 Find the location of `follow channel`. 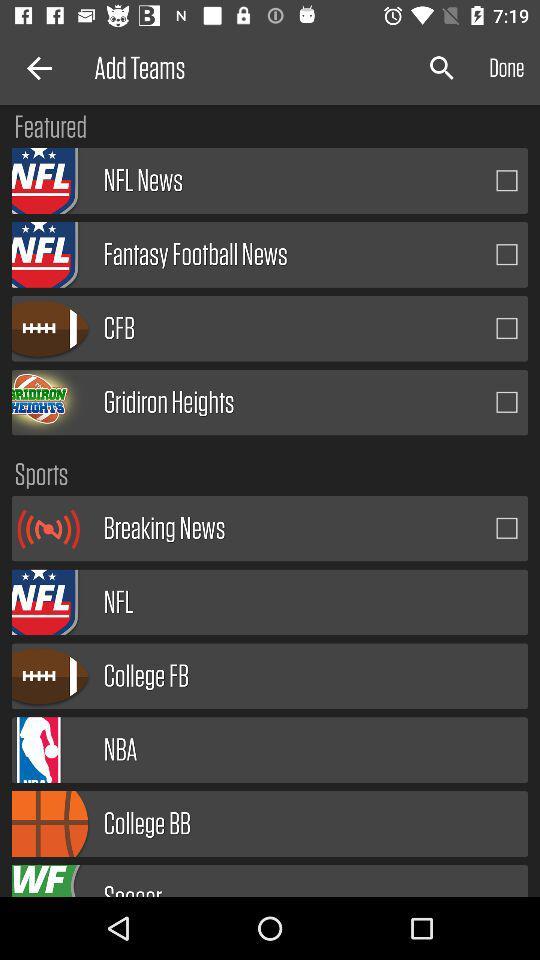

follow channel is located at coordinates (507, 179).